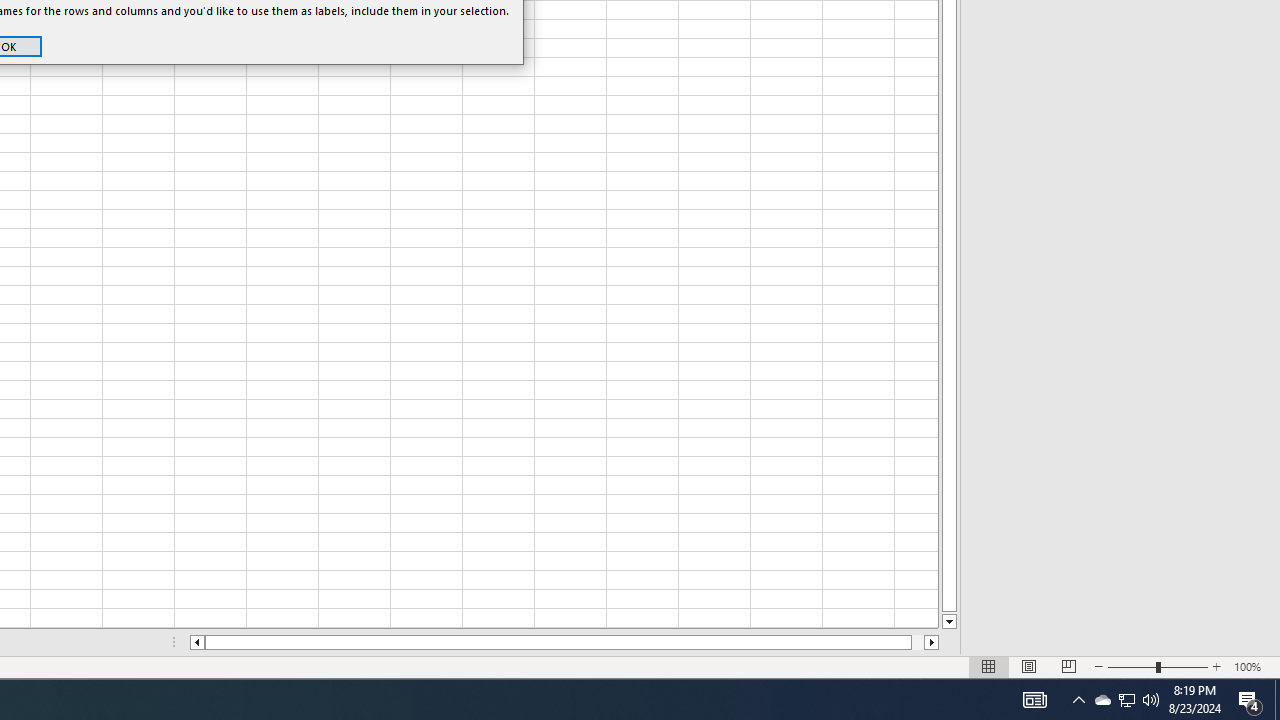 The width and height of the screenshot is (1280, 720). Describe the element at coordinates (1250, 698) in the screenshot. I see `'Action Center, 4 new notifications'` at that location.